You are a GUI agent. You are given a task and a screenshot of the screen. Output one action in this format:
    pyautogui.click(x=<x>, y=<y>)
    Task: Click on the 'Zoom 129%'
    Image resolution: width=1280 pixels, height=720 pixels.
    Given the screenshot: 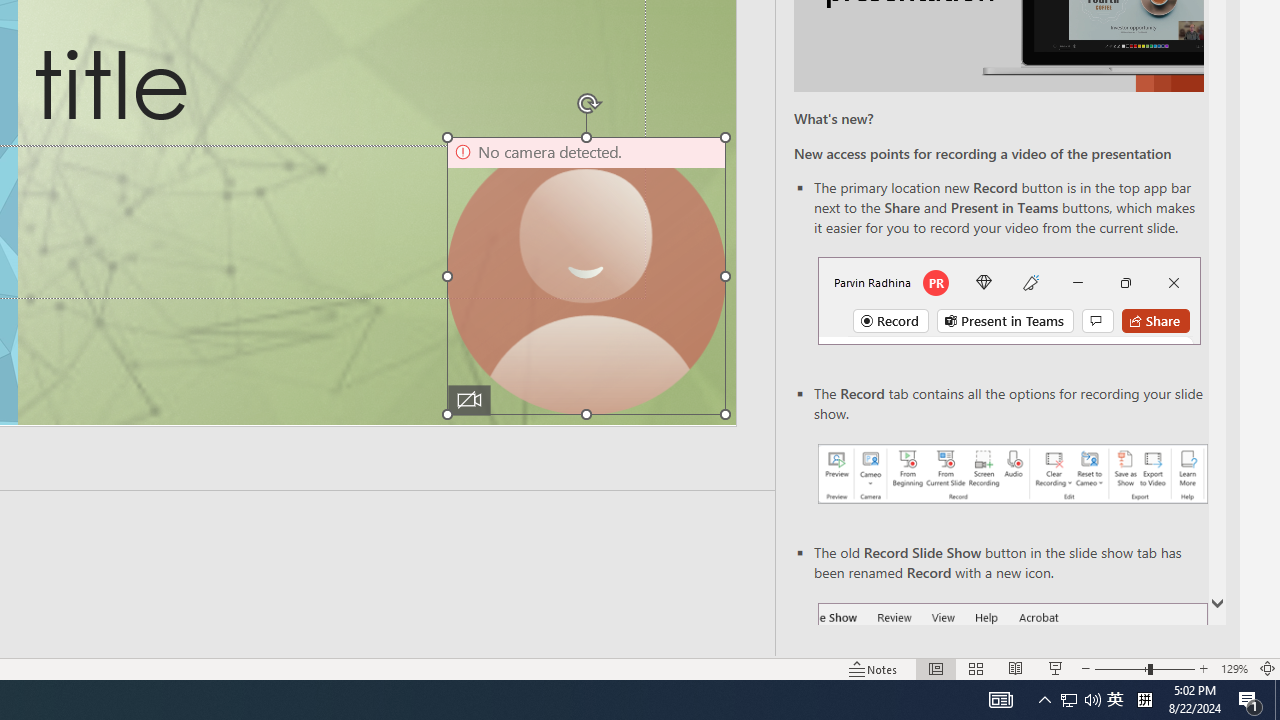 What is the action you would take?
    pyautogui.click(x=1233, y=669)
    